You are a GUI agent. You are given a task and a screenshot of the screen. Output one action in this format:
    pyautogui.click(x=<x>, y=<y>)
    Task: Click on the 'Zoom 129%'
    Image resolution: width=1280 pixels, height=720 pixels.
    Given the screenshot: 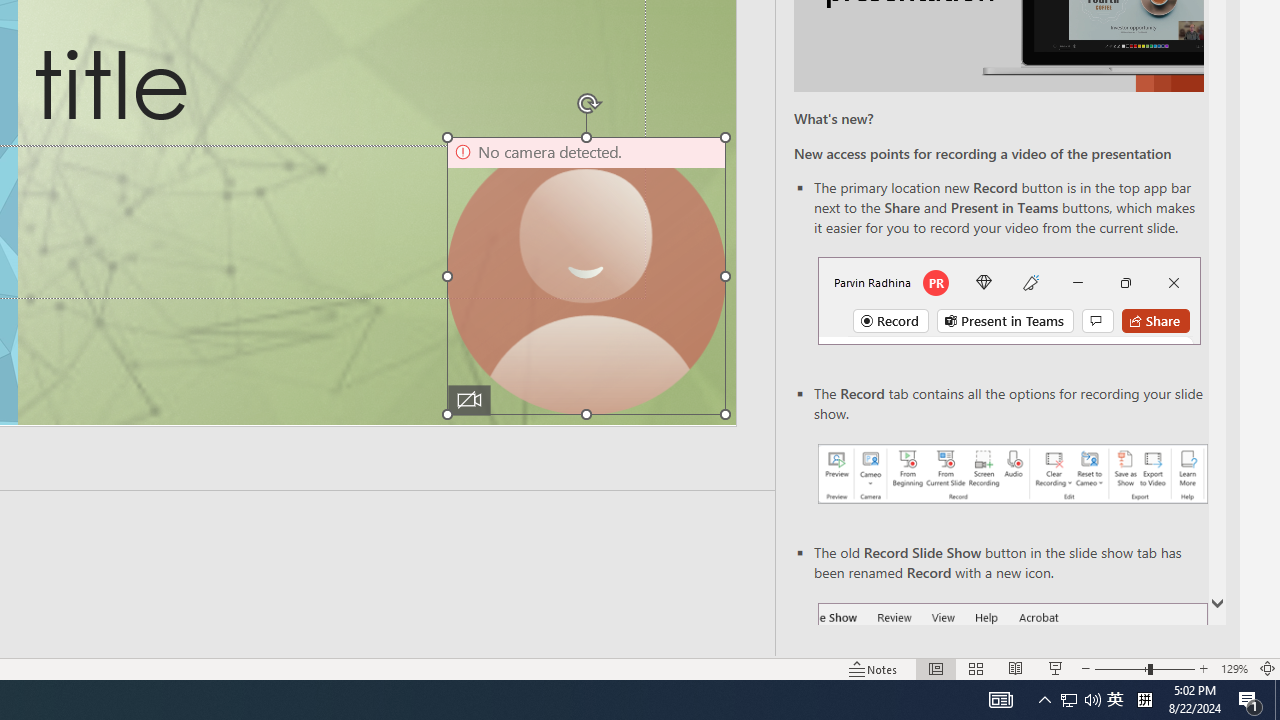 What is the action you would take?
    pyautogui.click(x=1233, y=669)
    